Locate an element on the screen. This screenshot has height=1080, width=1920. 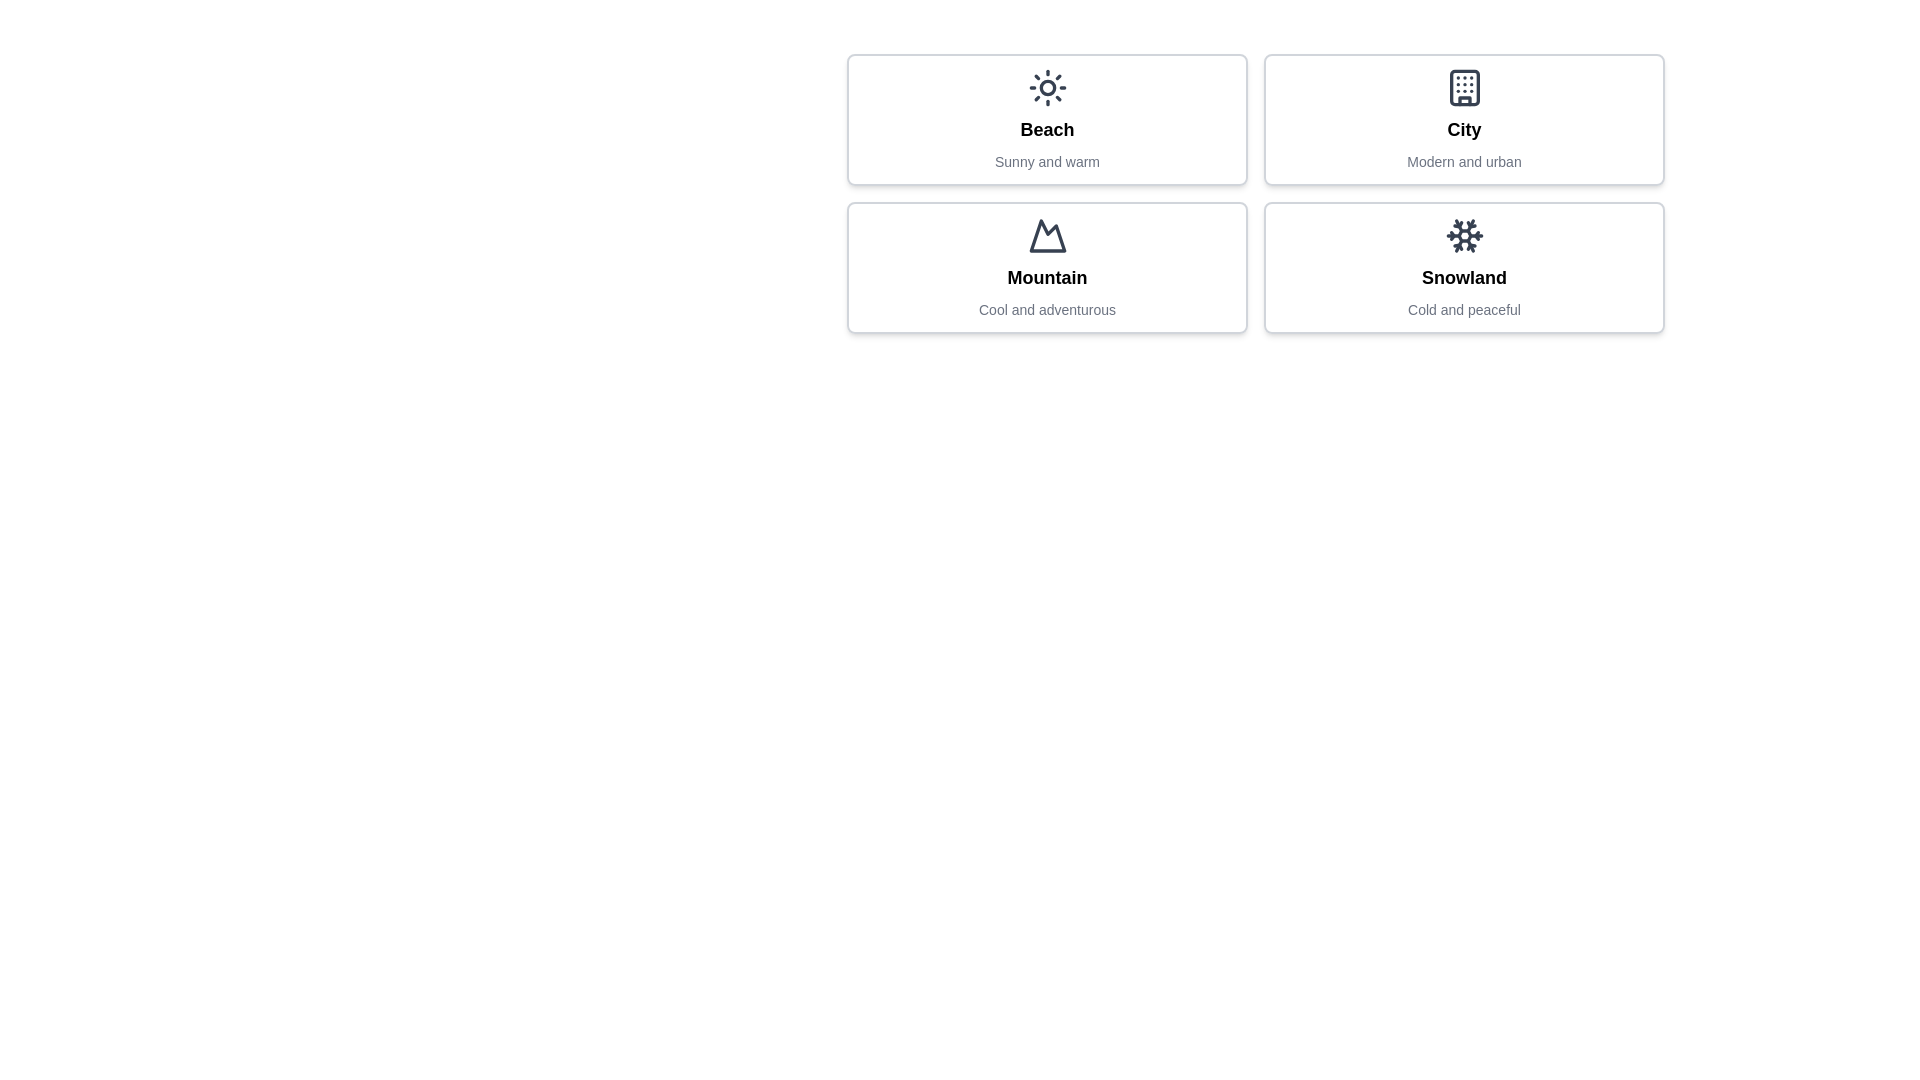
the rectangular card titled 'Beach' with a sun icon at the top, located in the top-left corner of the grid is located at coordinates (1046, 119).